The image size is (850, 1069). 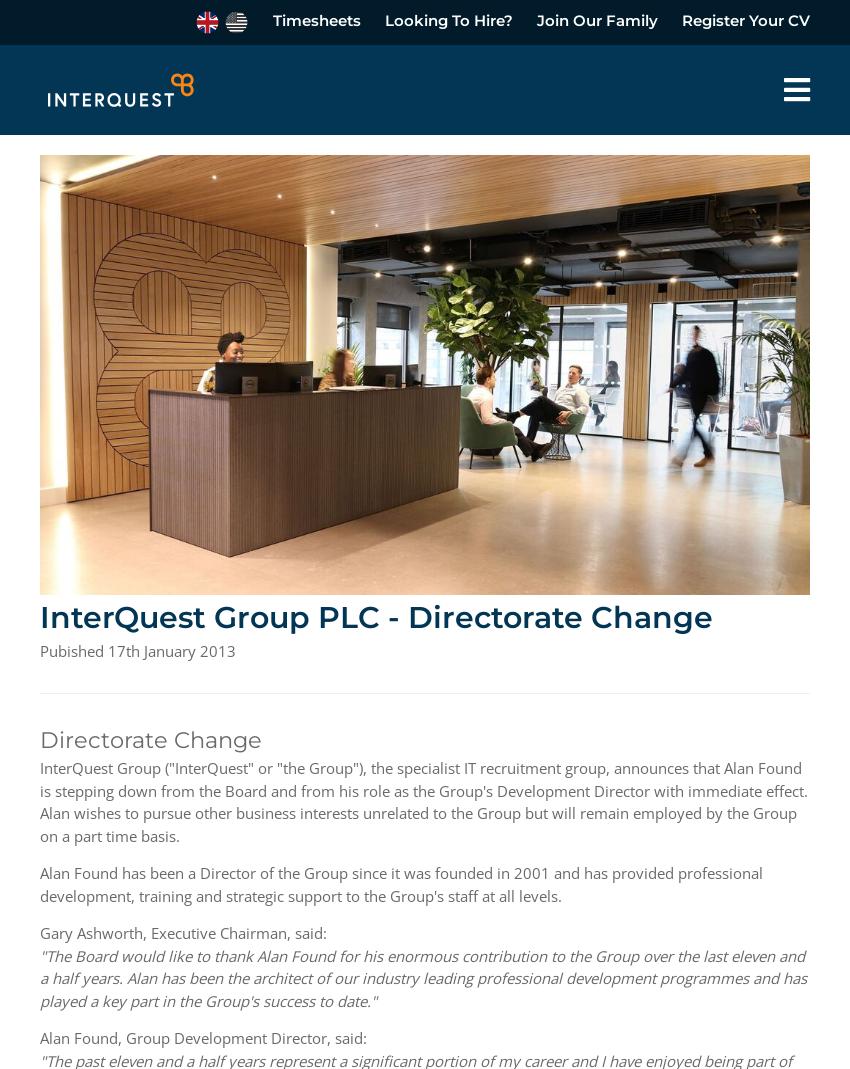 What do you see at coordinates (138, 650) in the screenshot?
I see `'Pubished 17th January 2013'` at bounding box center [138, 650].